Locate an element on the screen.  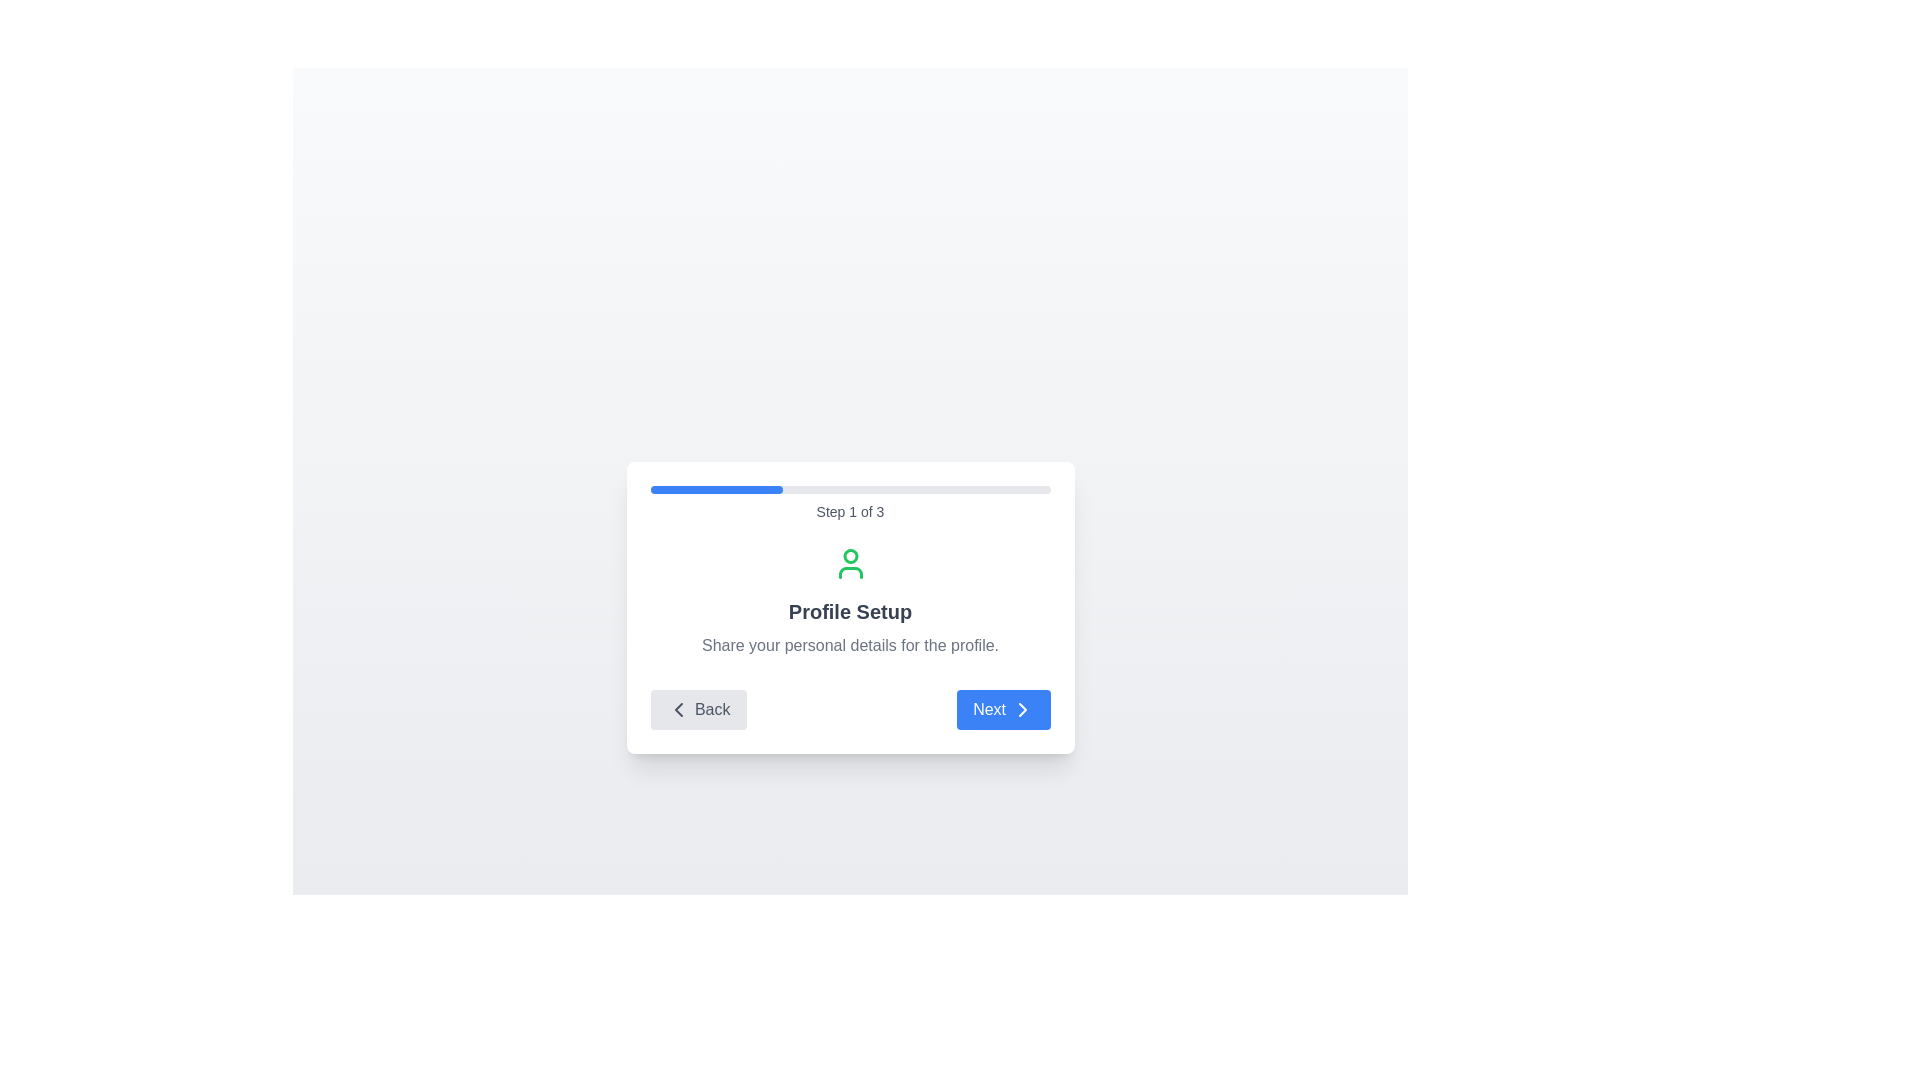
the left-facing chevron icon located within the 'Back' button is located at coordinates (678, 709).